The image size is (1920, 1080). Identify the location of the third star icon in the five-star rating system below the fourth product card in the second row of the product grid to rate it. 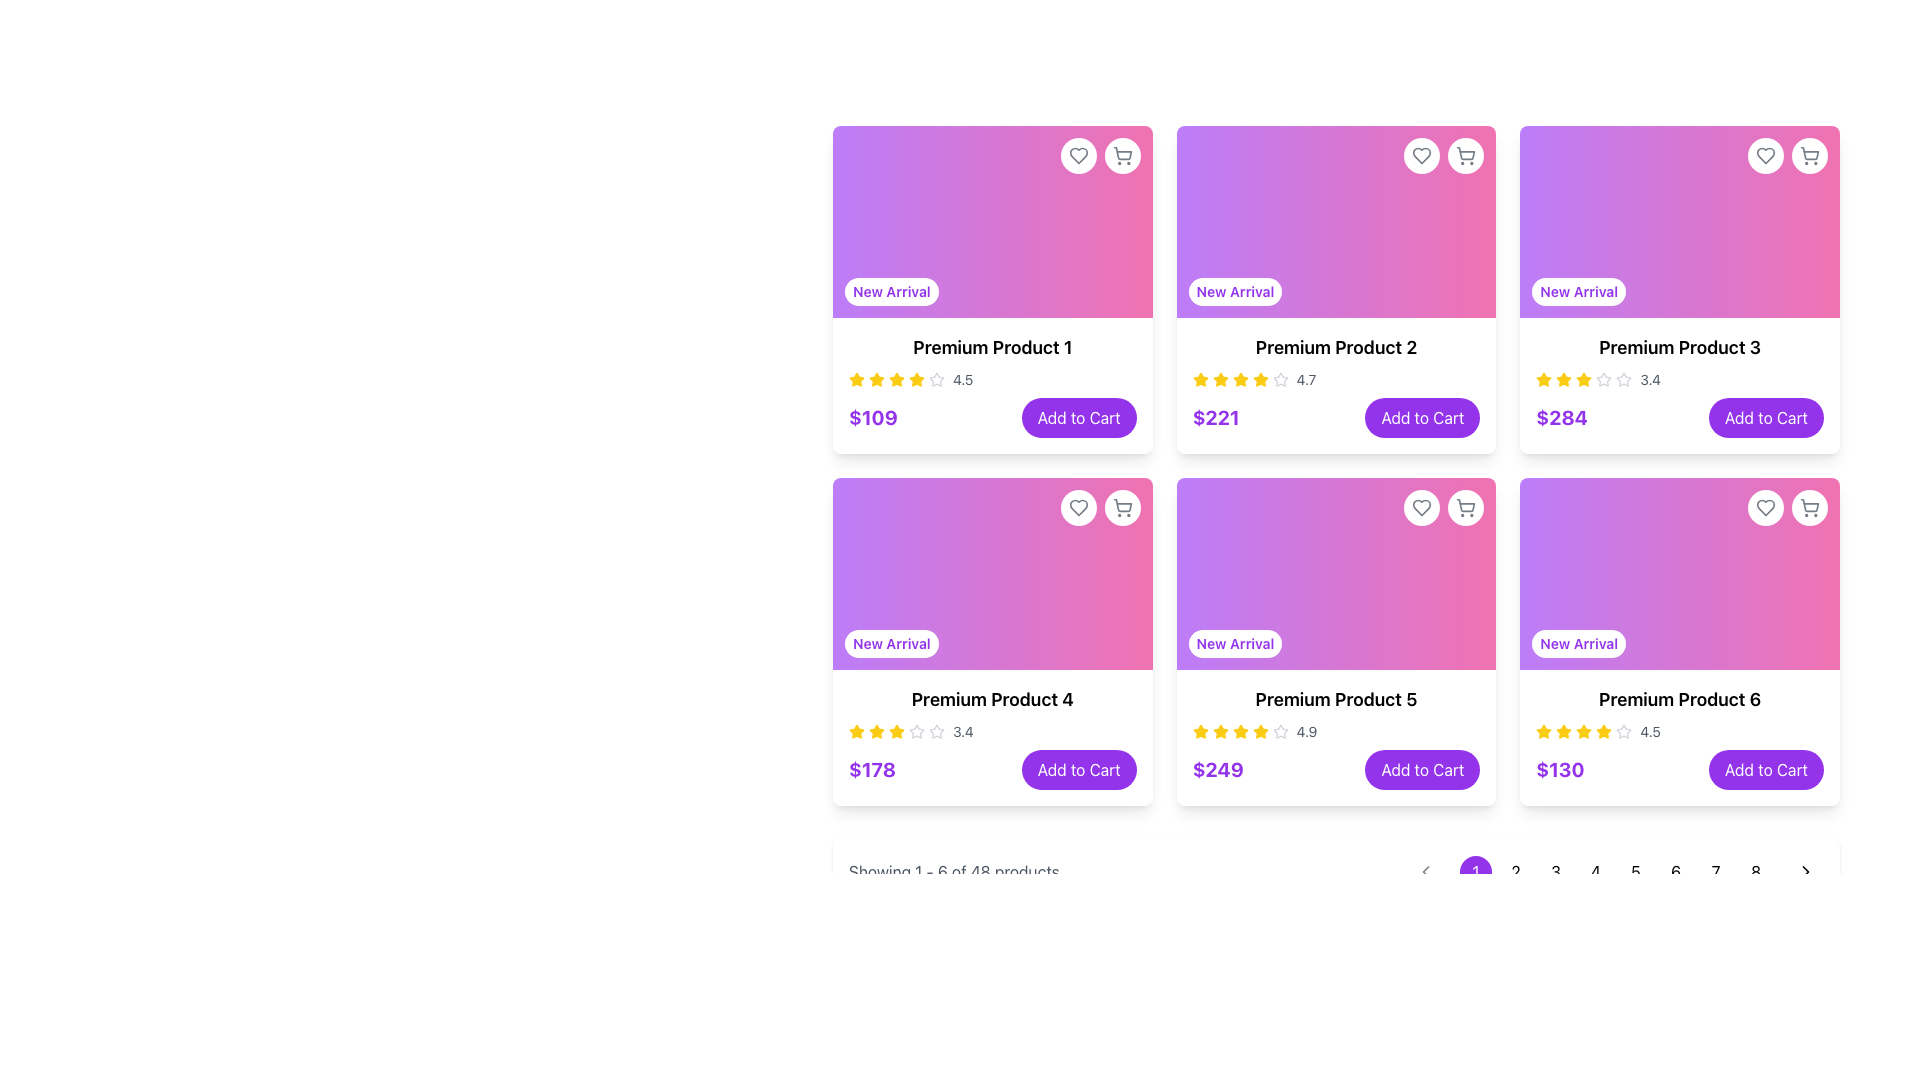
(915, 731).